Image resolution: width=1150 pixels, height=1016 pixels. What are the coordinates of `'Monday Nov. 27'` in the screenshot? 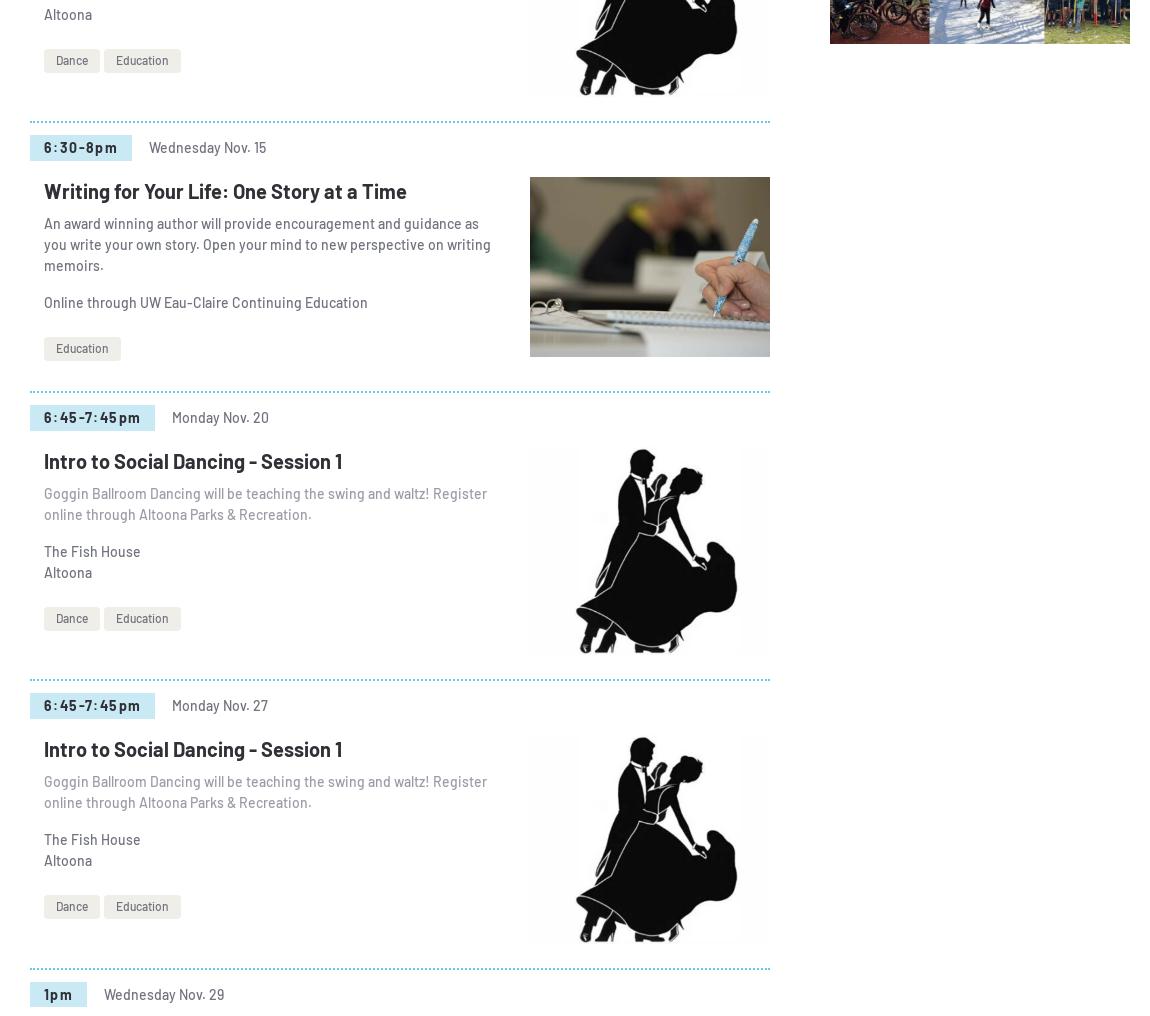 It's located at (218, 705).